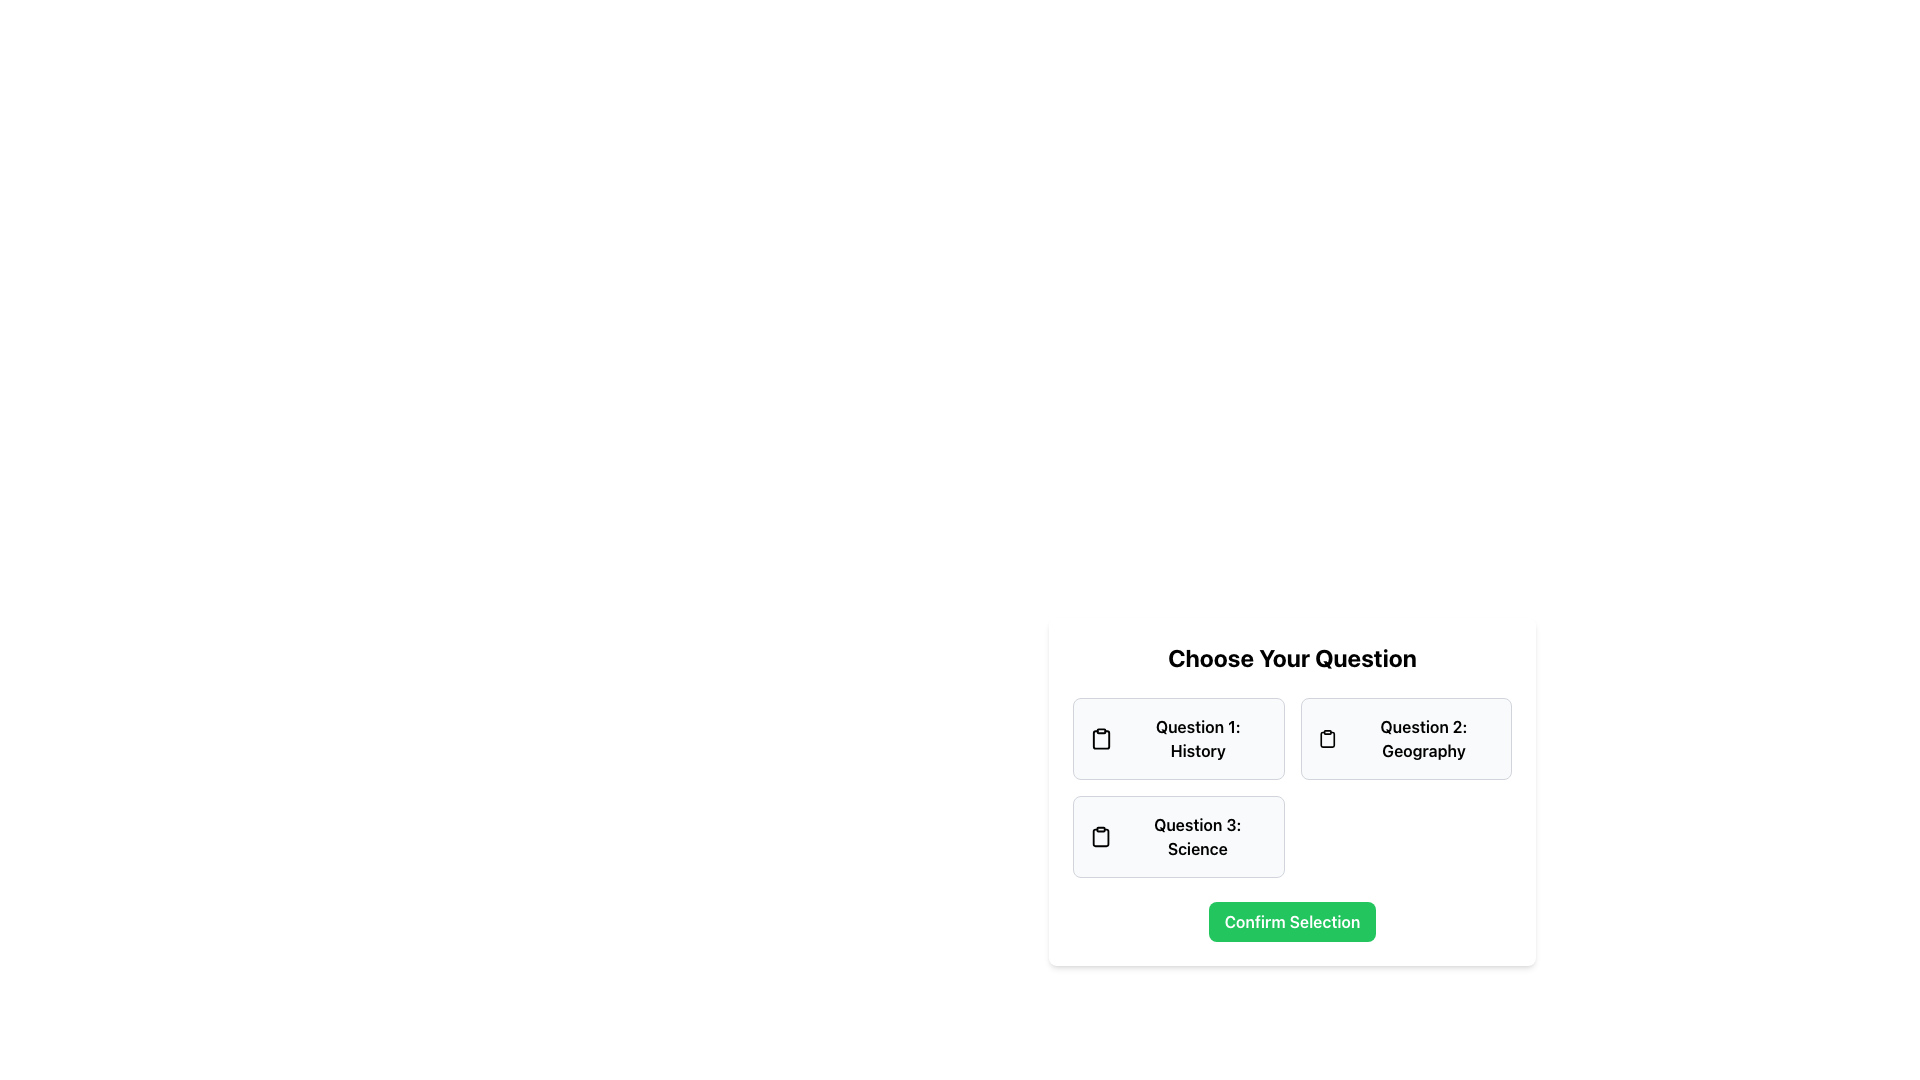 This screenshot has height=1080, width=1920. Describe the element at coordinates (1178, 837) in the screenshot. I see `the button for 'Question 3: Science' located at the bottom left section of the grid` at that location.